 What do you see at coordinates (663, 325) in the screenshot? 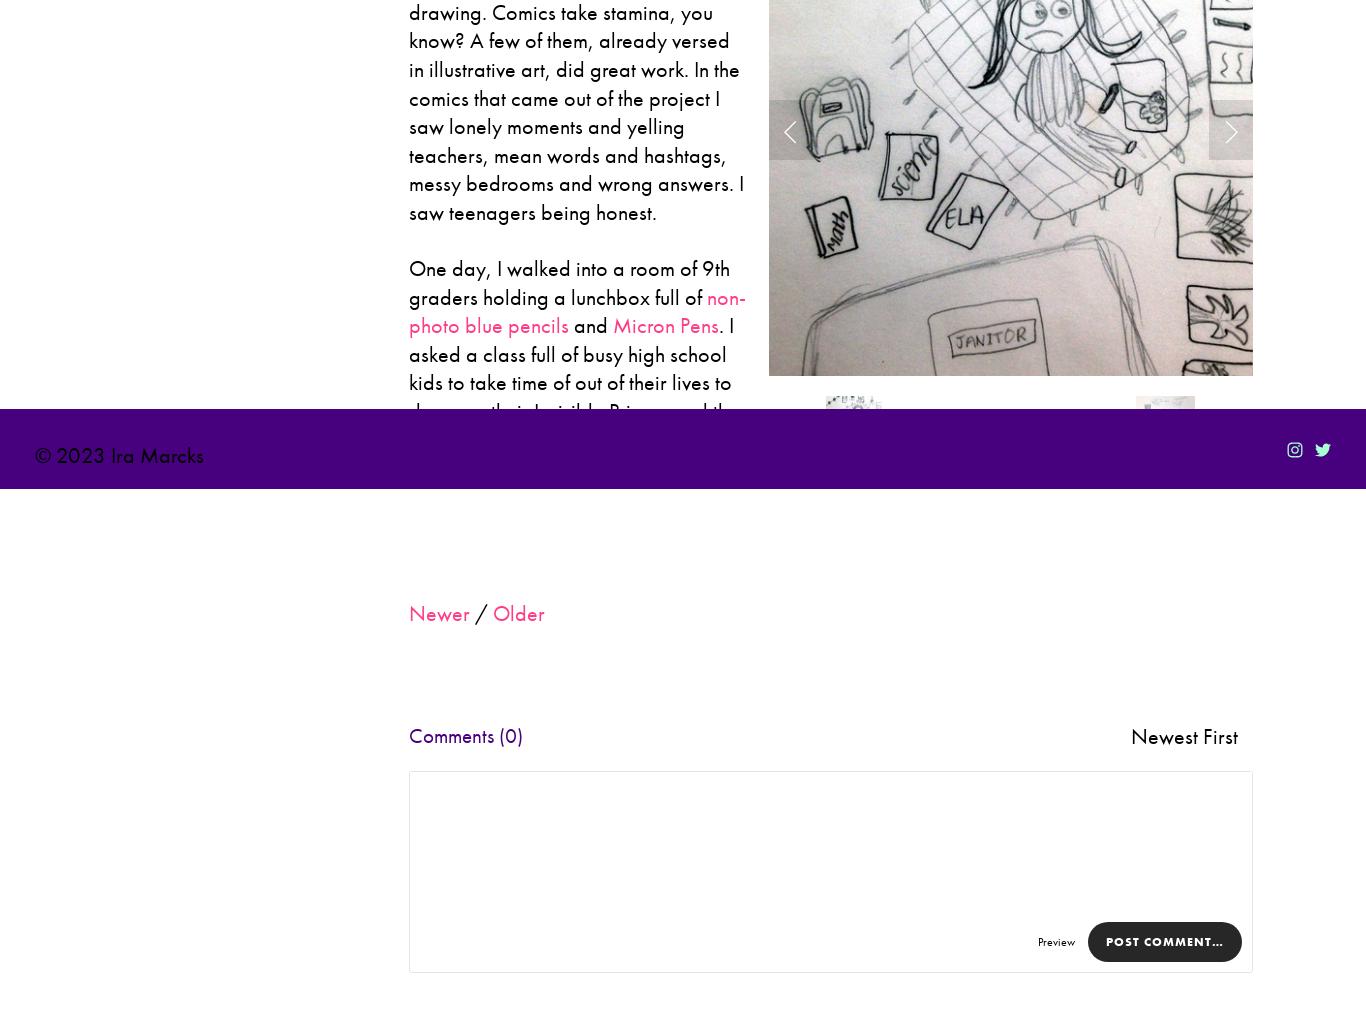
I see `'Micron Pens'` at bounding box center [663, 325].